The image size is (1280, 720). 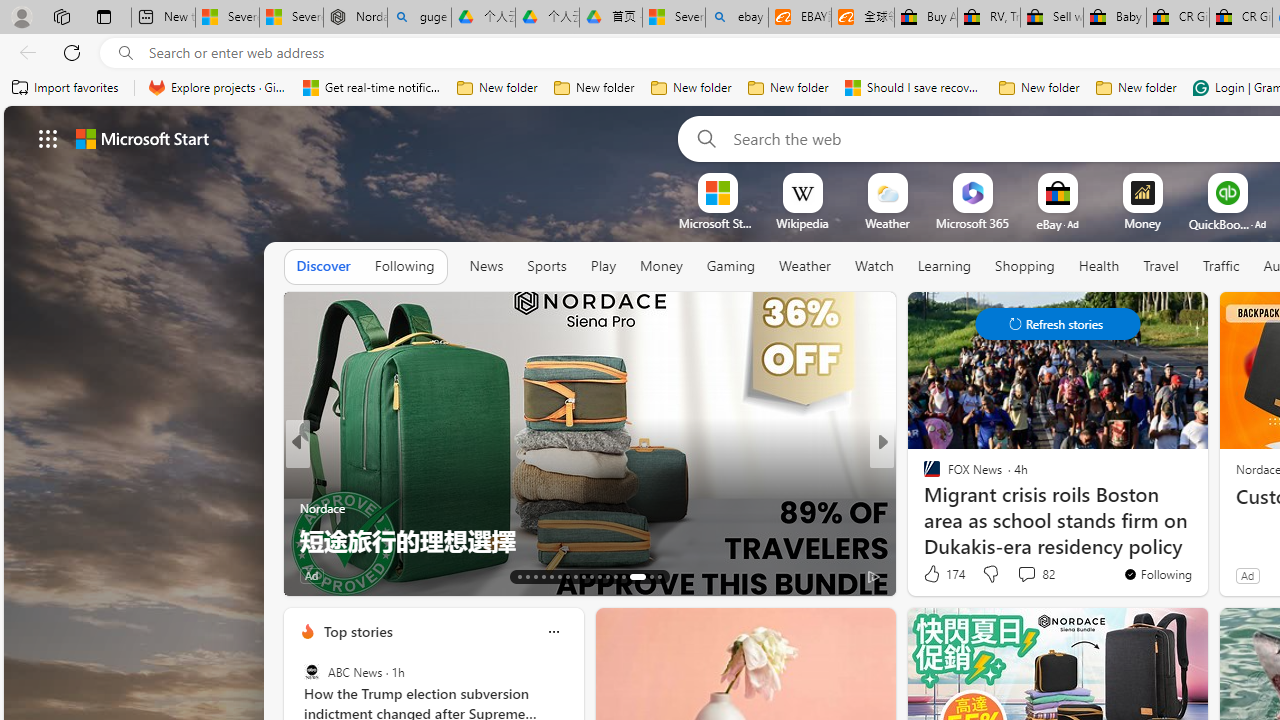 I want to click on 'AutomationID: tab-15', so click(x=535, y=577).